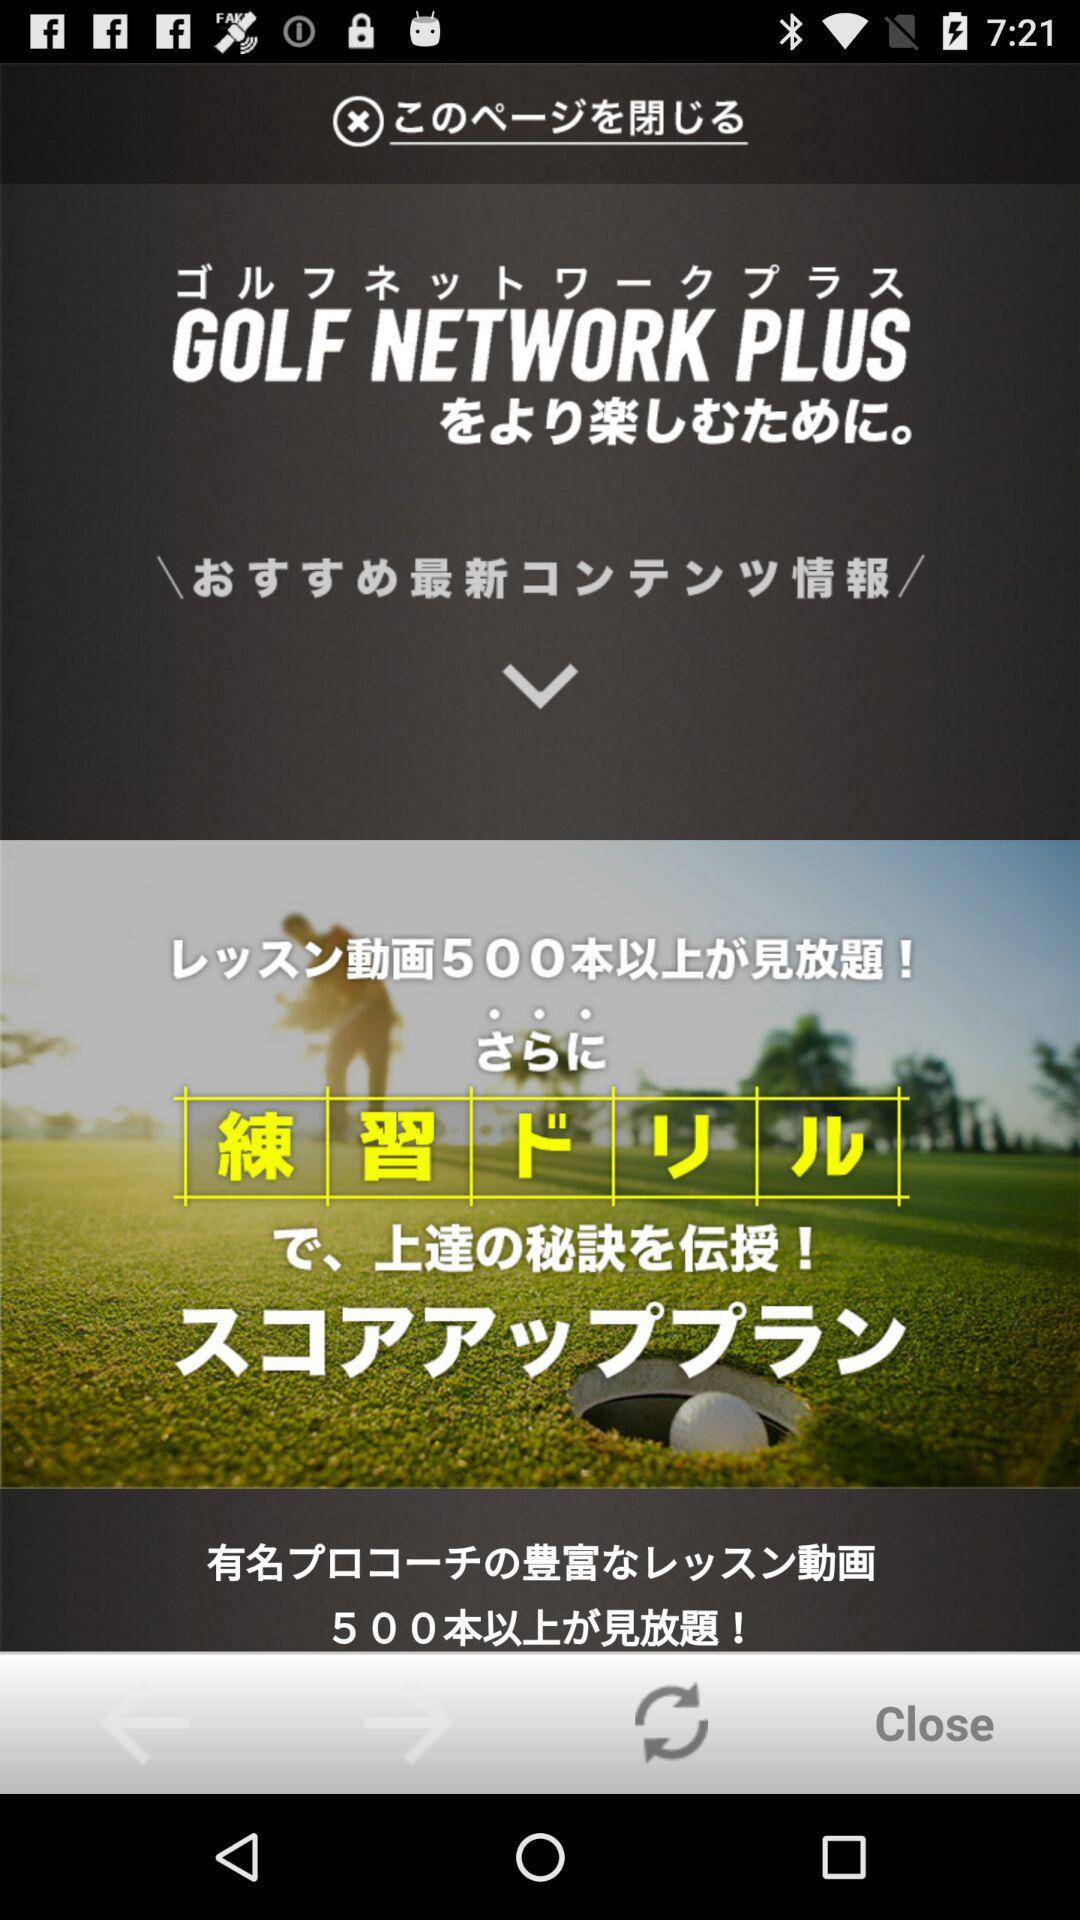  Describe the element at coordinates (540, 857) in the screenshot. I see `opens webpage of displayed advertisement` at that location.